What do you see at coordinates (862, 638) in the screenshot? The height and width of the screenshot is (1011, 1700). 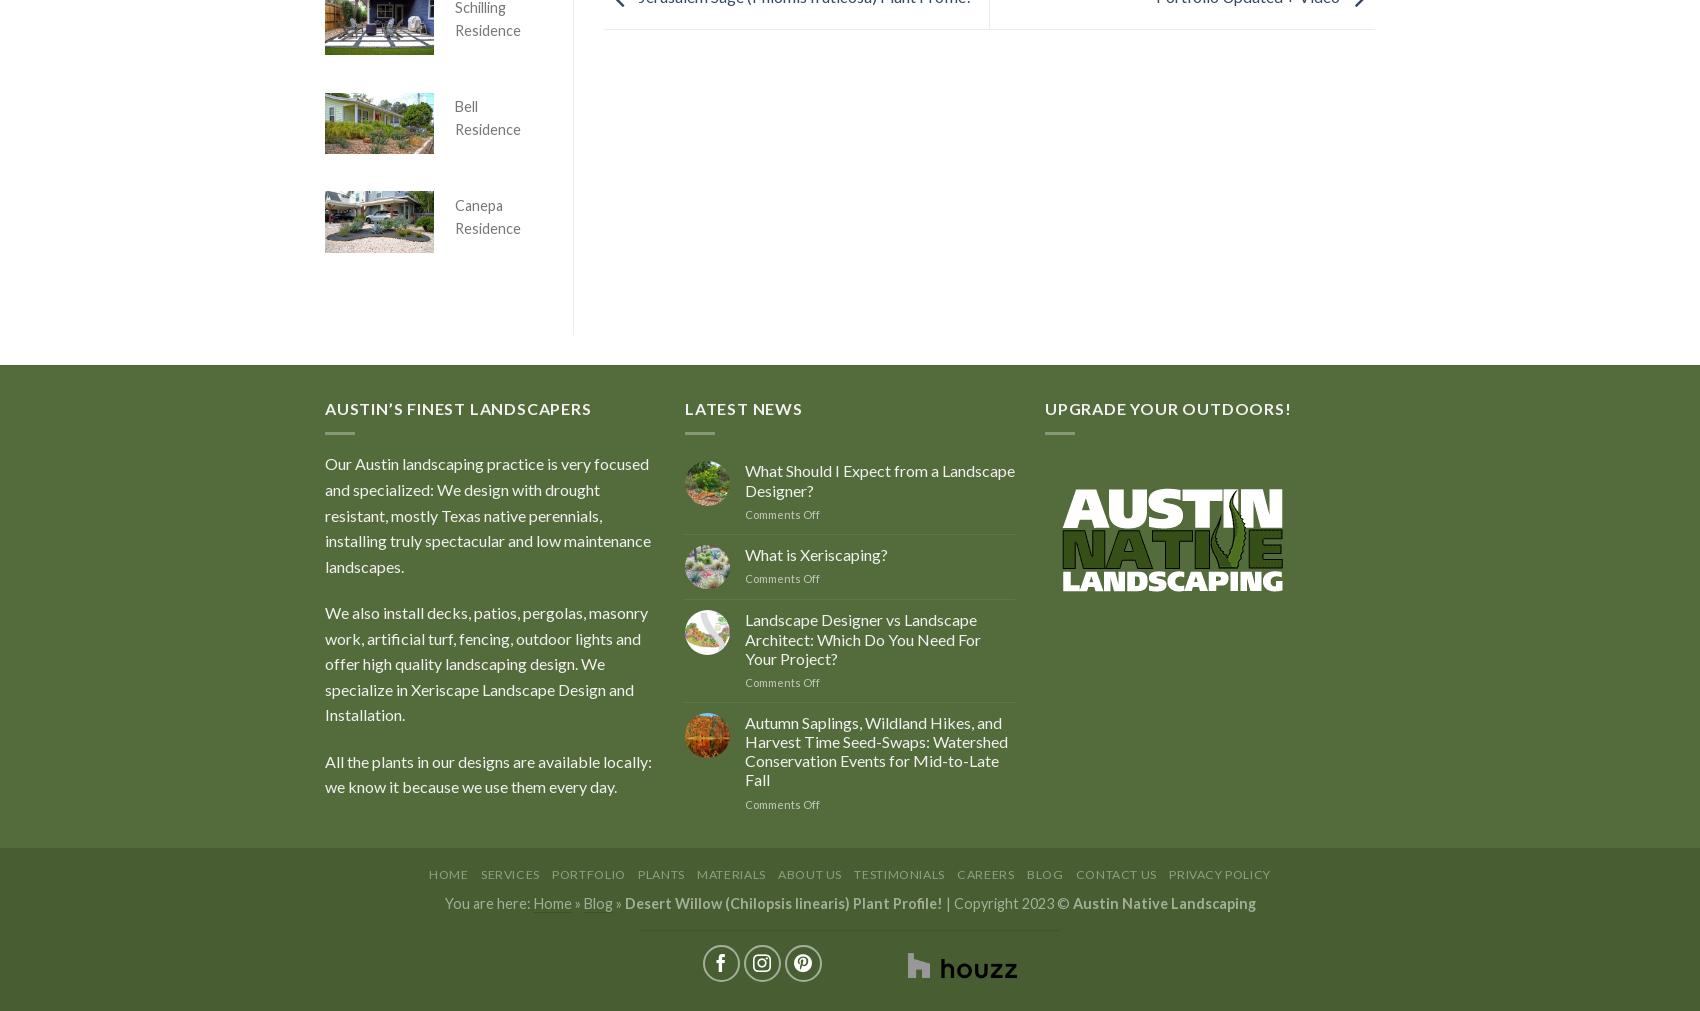 I see `'Landscape Designer vs Landscape Architect: Which Do You Need For Your Project?'` at bounding box center [862, 638].